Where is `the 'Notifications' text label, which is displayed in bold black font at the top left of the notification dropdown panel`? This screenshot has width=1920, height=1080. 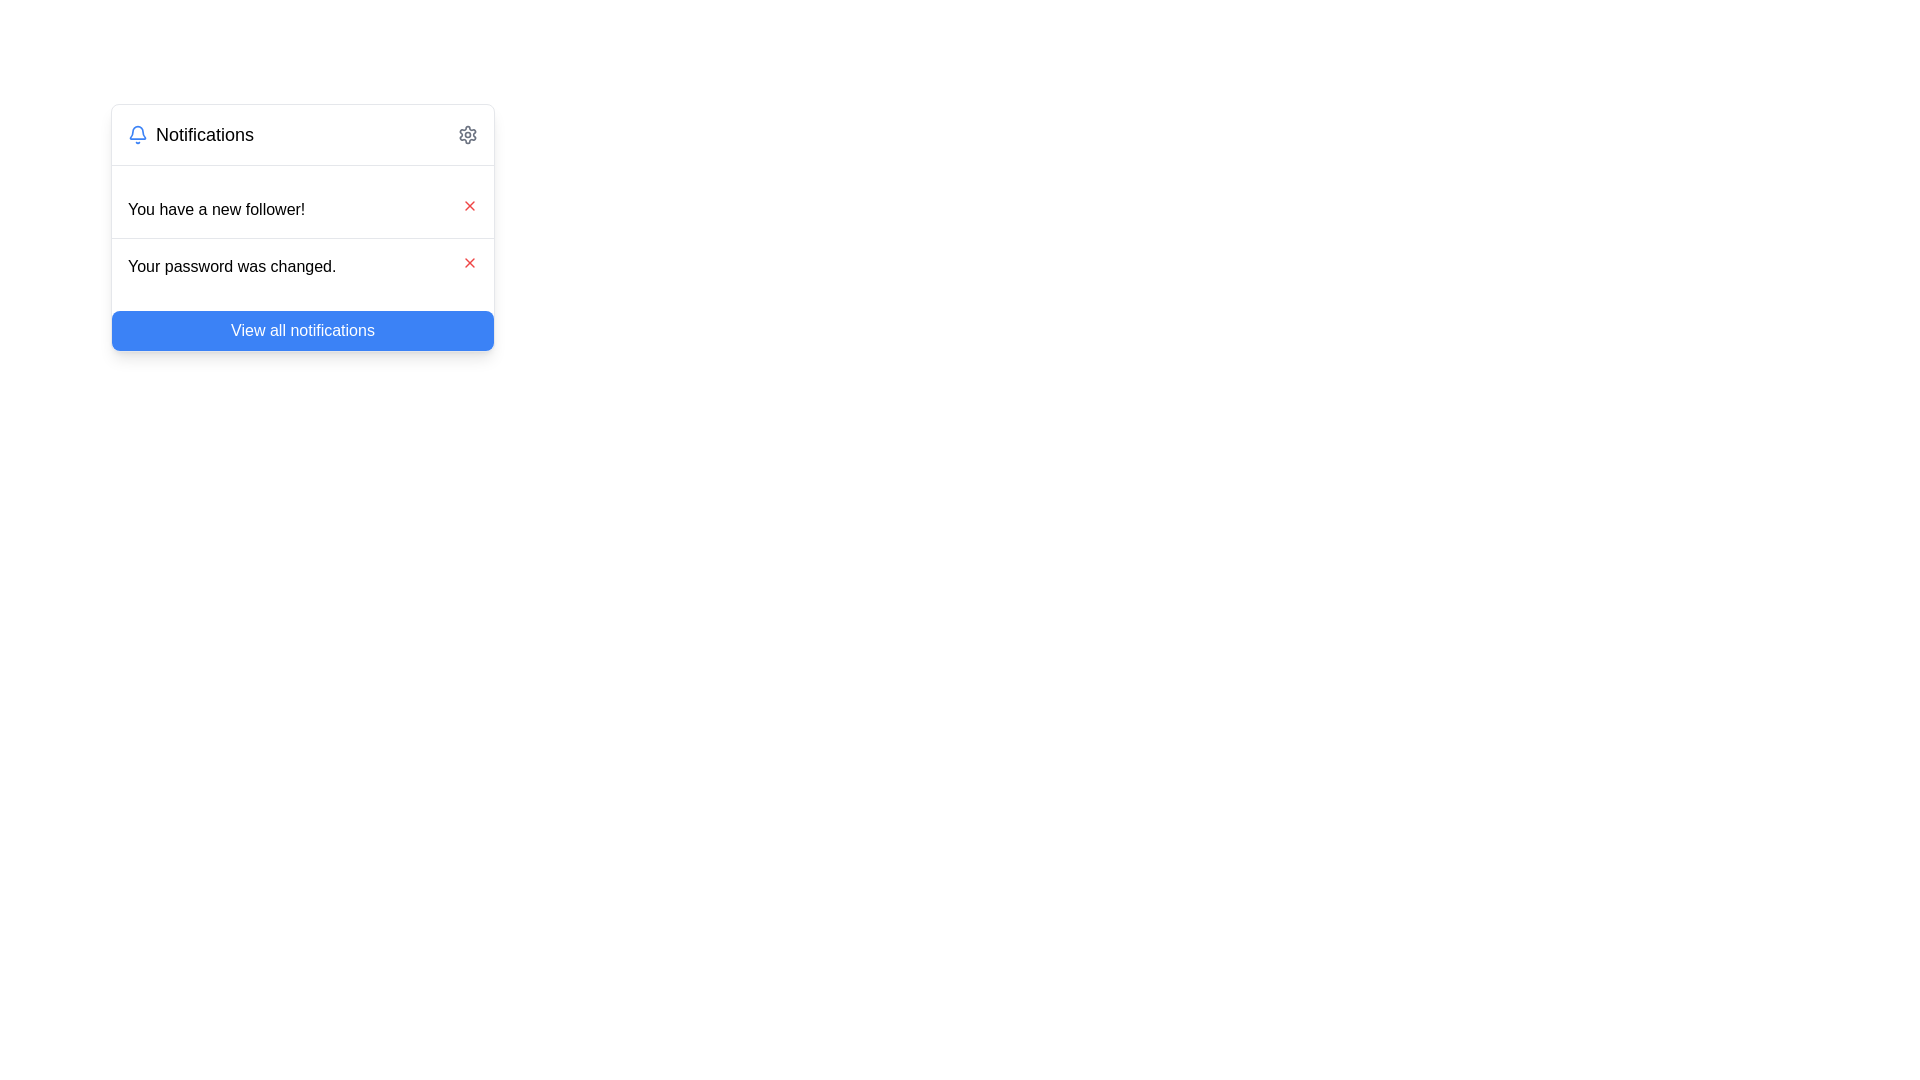 the 'Notifications' text label, which is displayed in bold black font at the top left of the notification dropdown panel is located at coordinates (205, 135).